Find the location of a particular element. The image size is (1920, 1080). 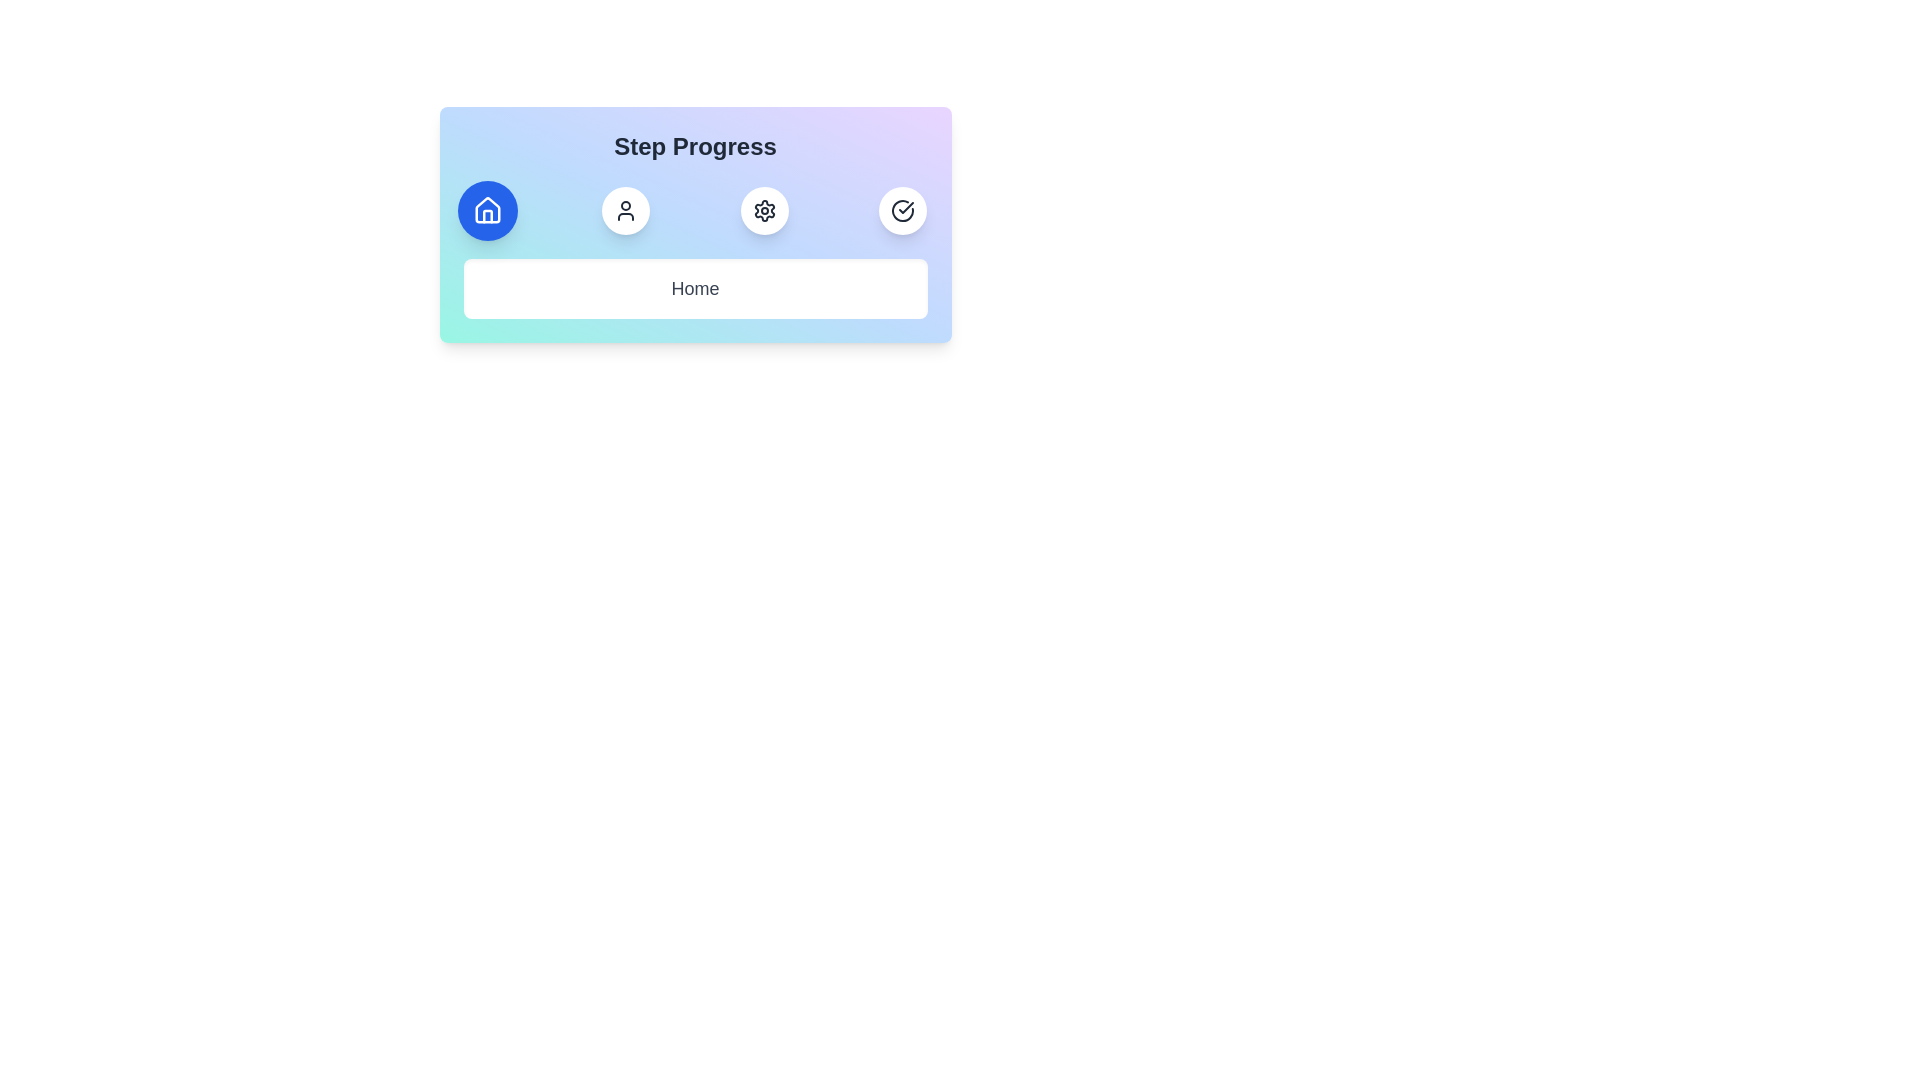

the text 'Home' in the step progress component is located at coordinates (695, 289).